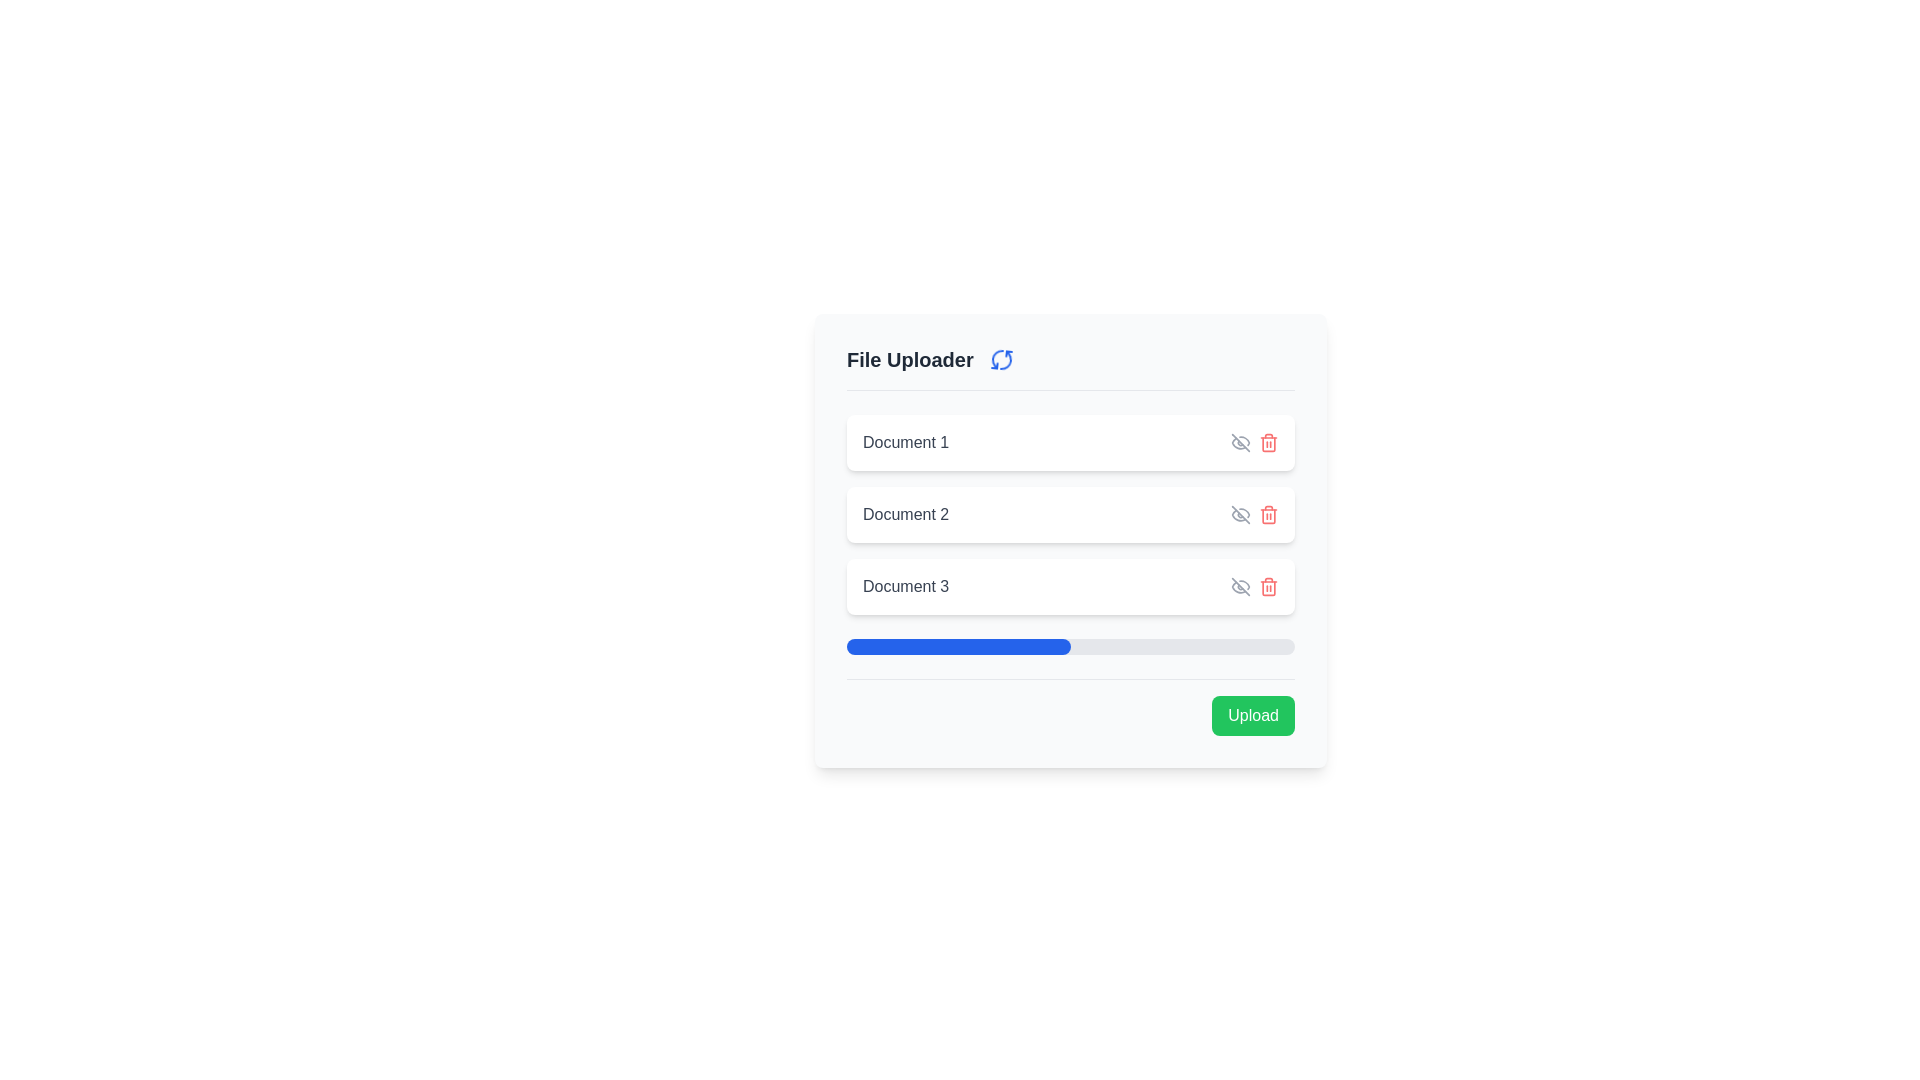  What do you see at coordinates (1001, 358) in the screenshot?
I see `the spinning motion of the circular blue refresh icon located to the right of the 'File Uploader' title in the header section of the file uploader component` at bounding box center [1001, 358].